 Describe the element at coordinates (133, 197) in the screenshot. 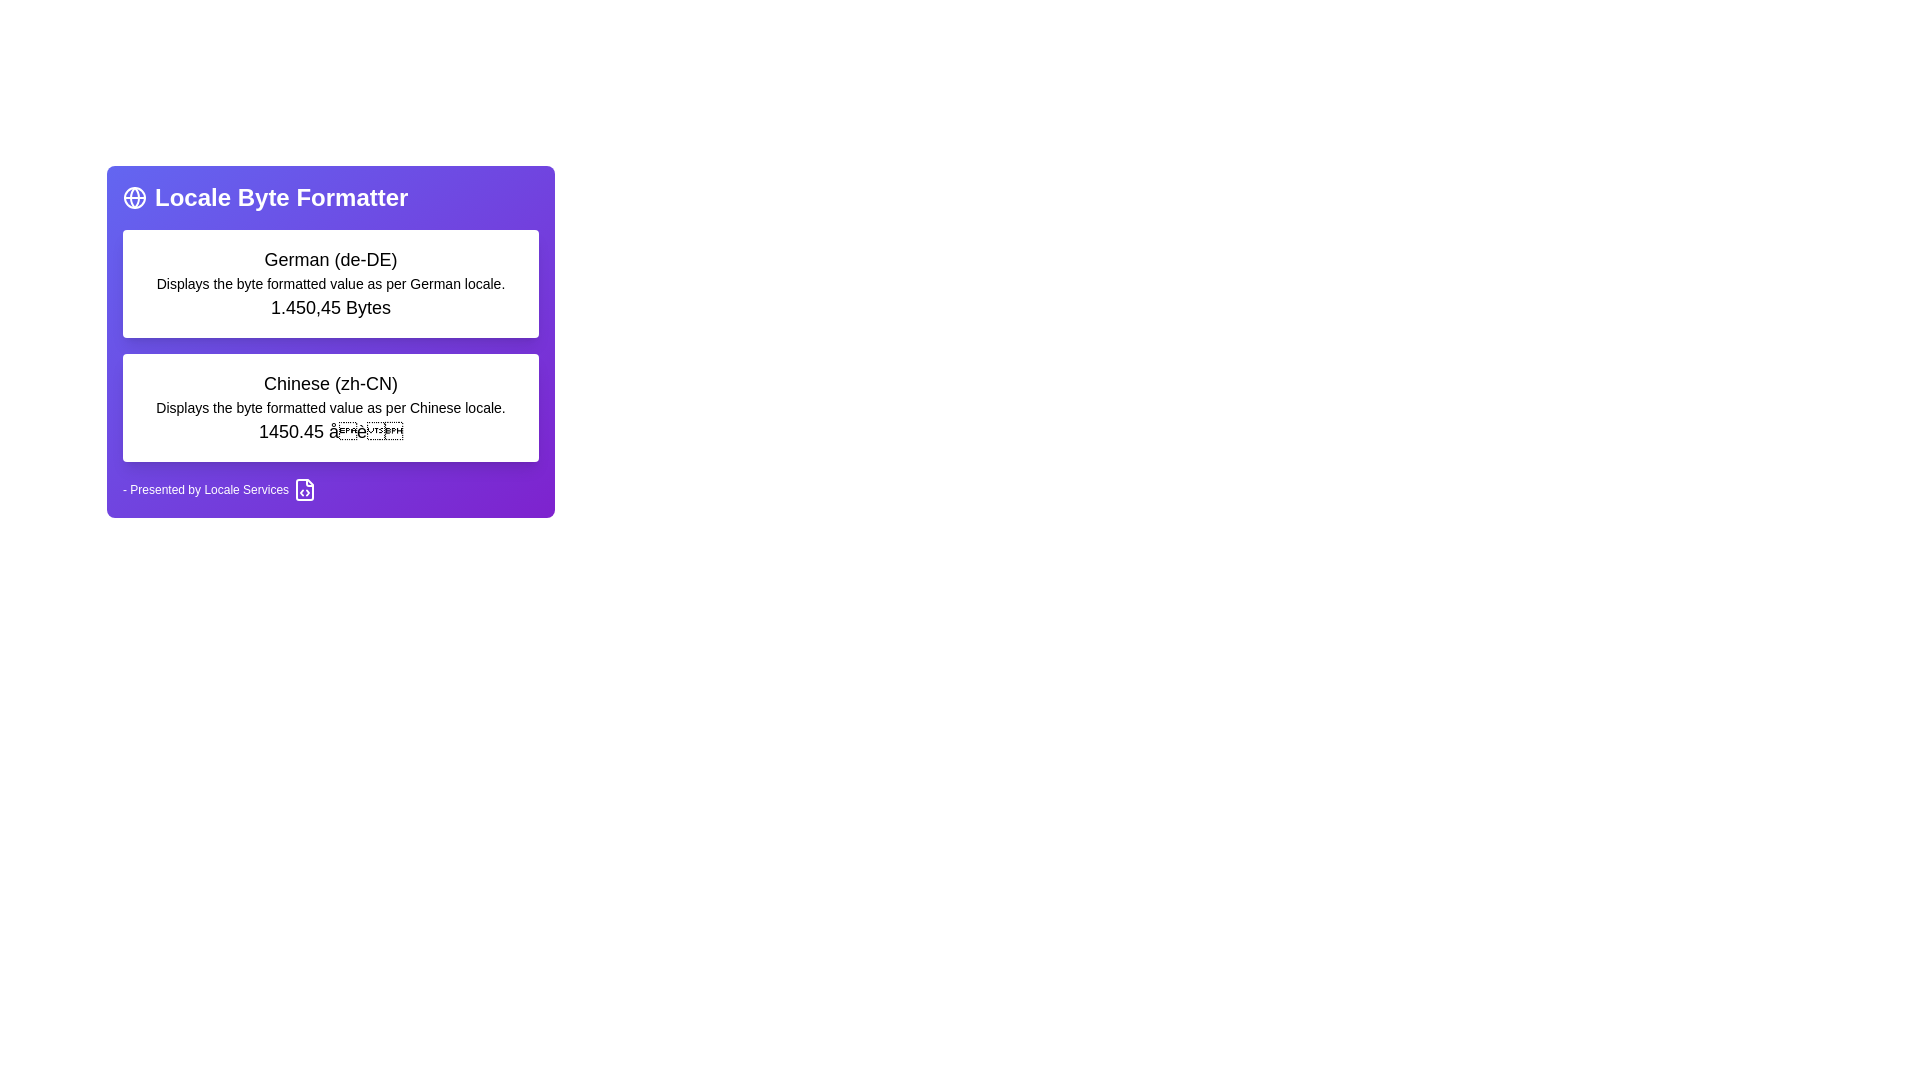

I see `the graphical globe icon element situated centrally within the globe icon, which is part of the 'Locale Byte Formatter' purple card` at that location.